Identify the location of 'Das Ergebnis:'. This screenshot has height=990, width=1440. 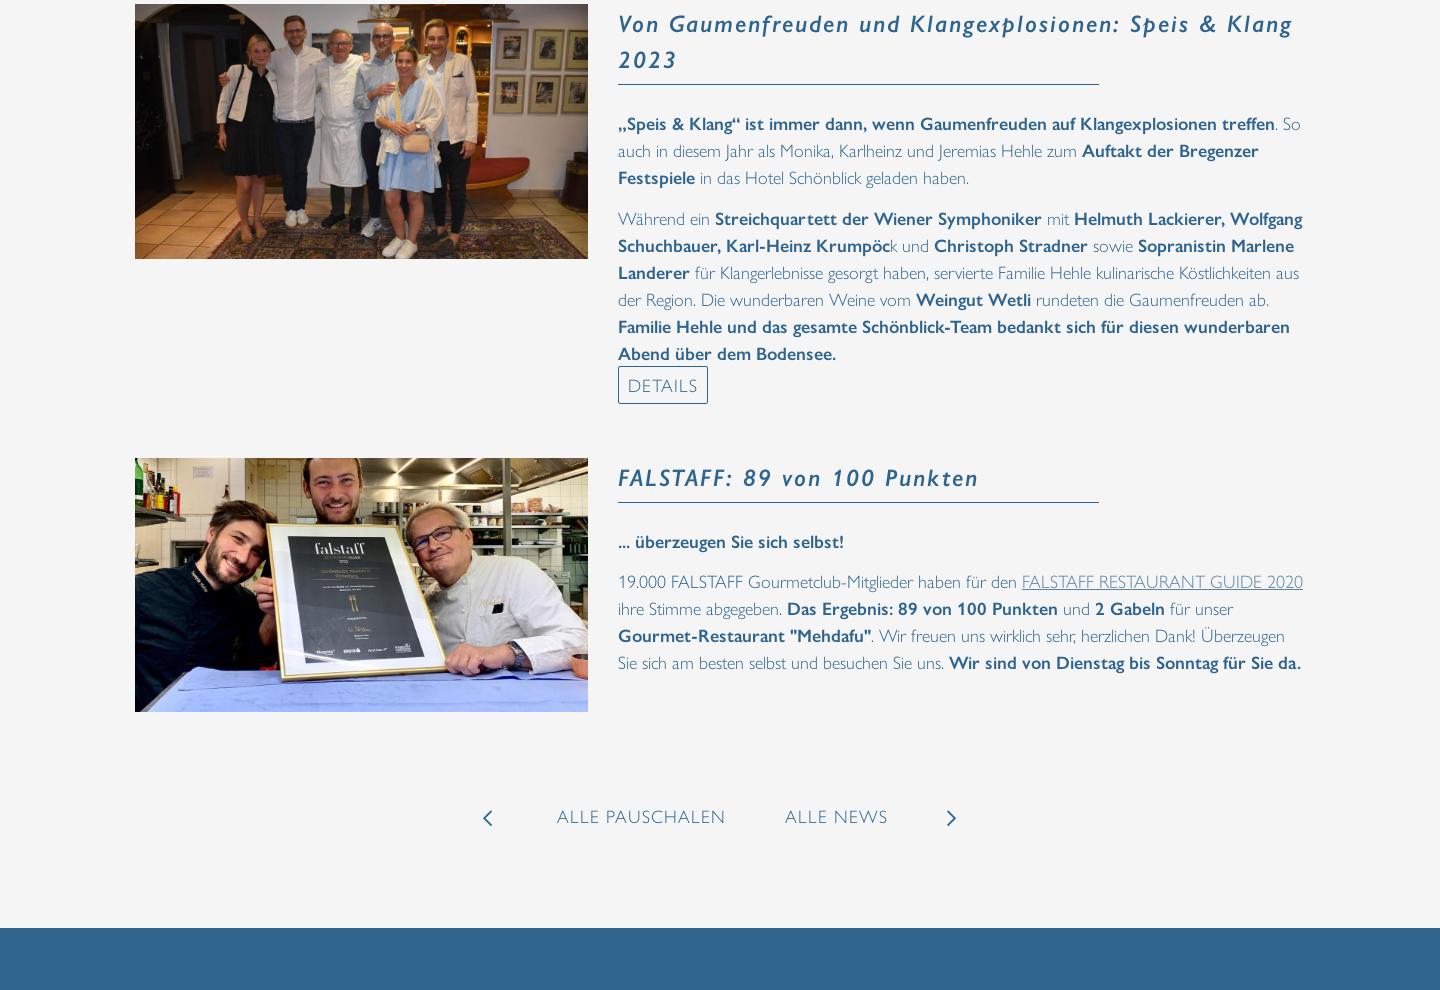
(839, 606).